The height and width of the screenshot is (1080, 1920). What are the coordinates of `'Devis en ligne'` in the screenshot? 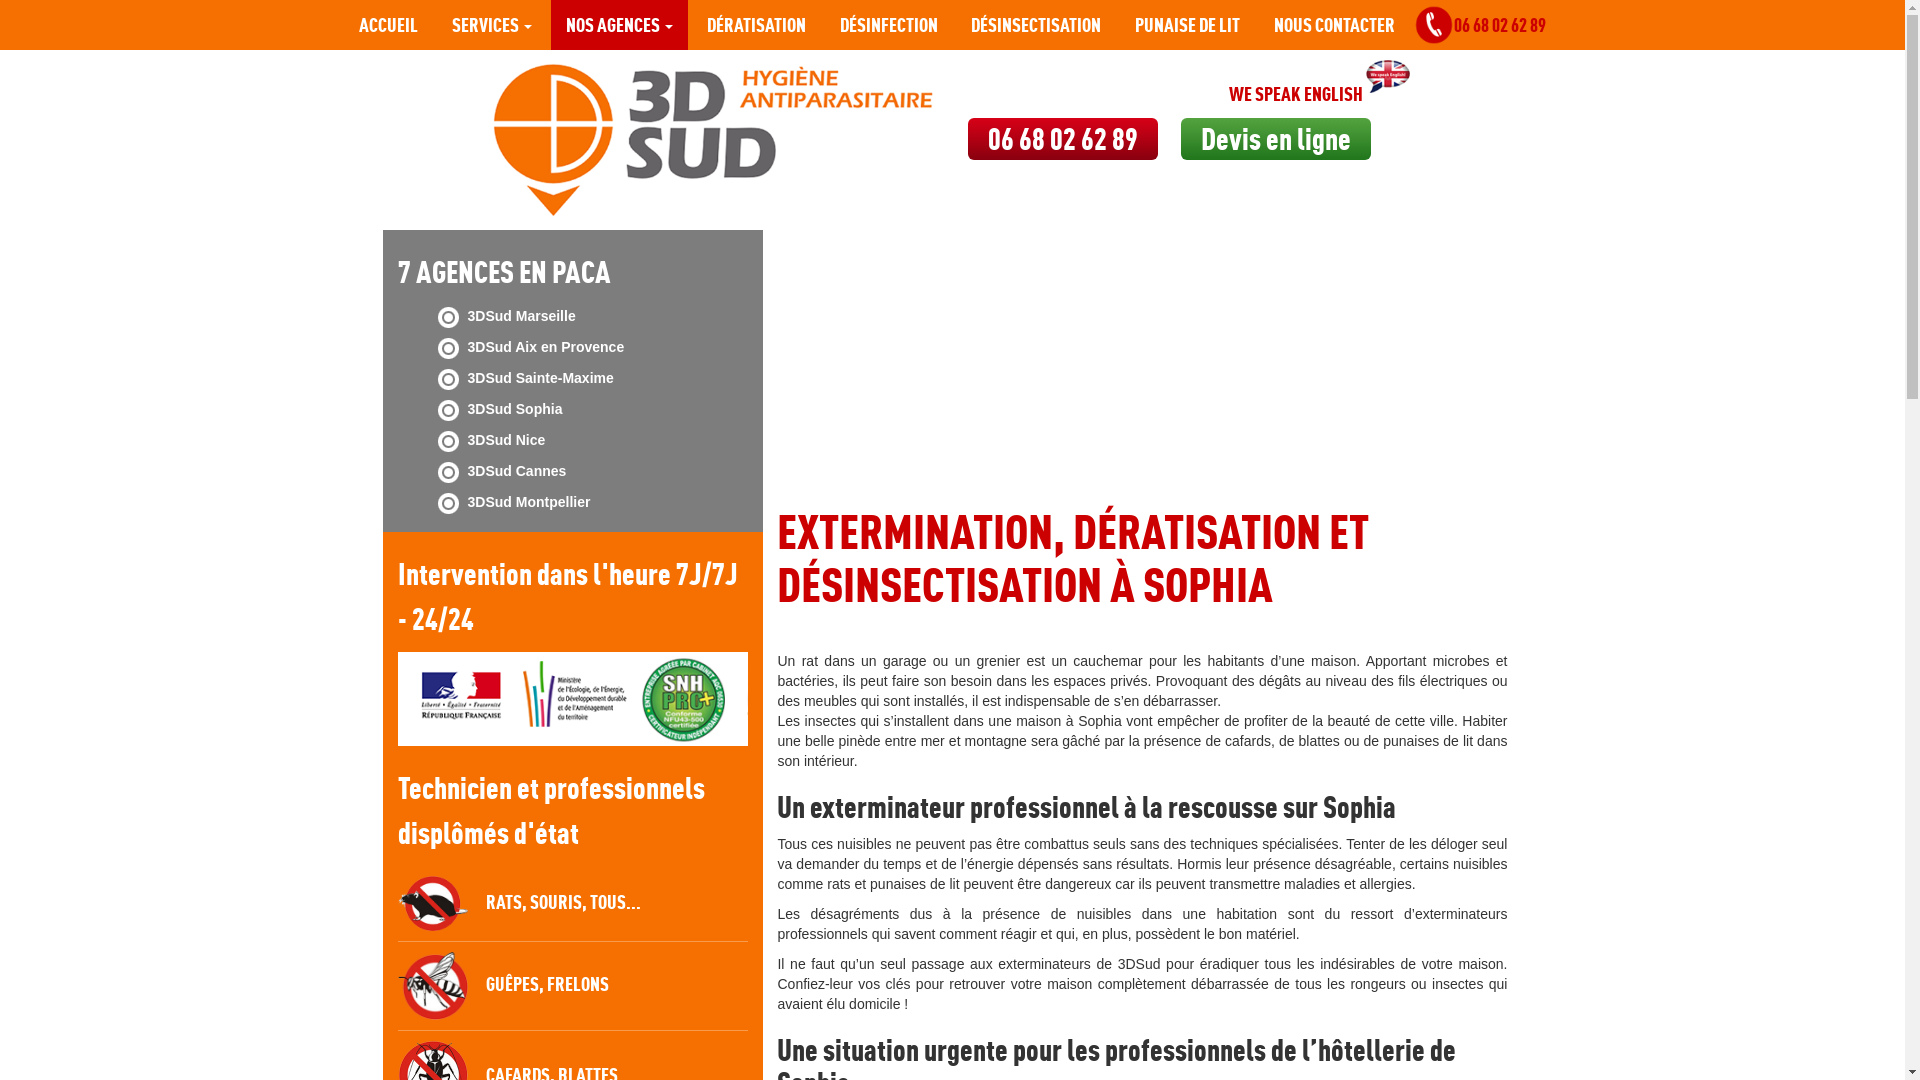 It's located at (1275, 137).